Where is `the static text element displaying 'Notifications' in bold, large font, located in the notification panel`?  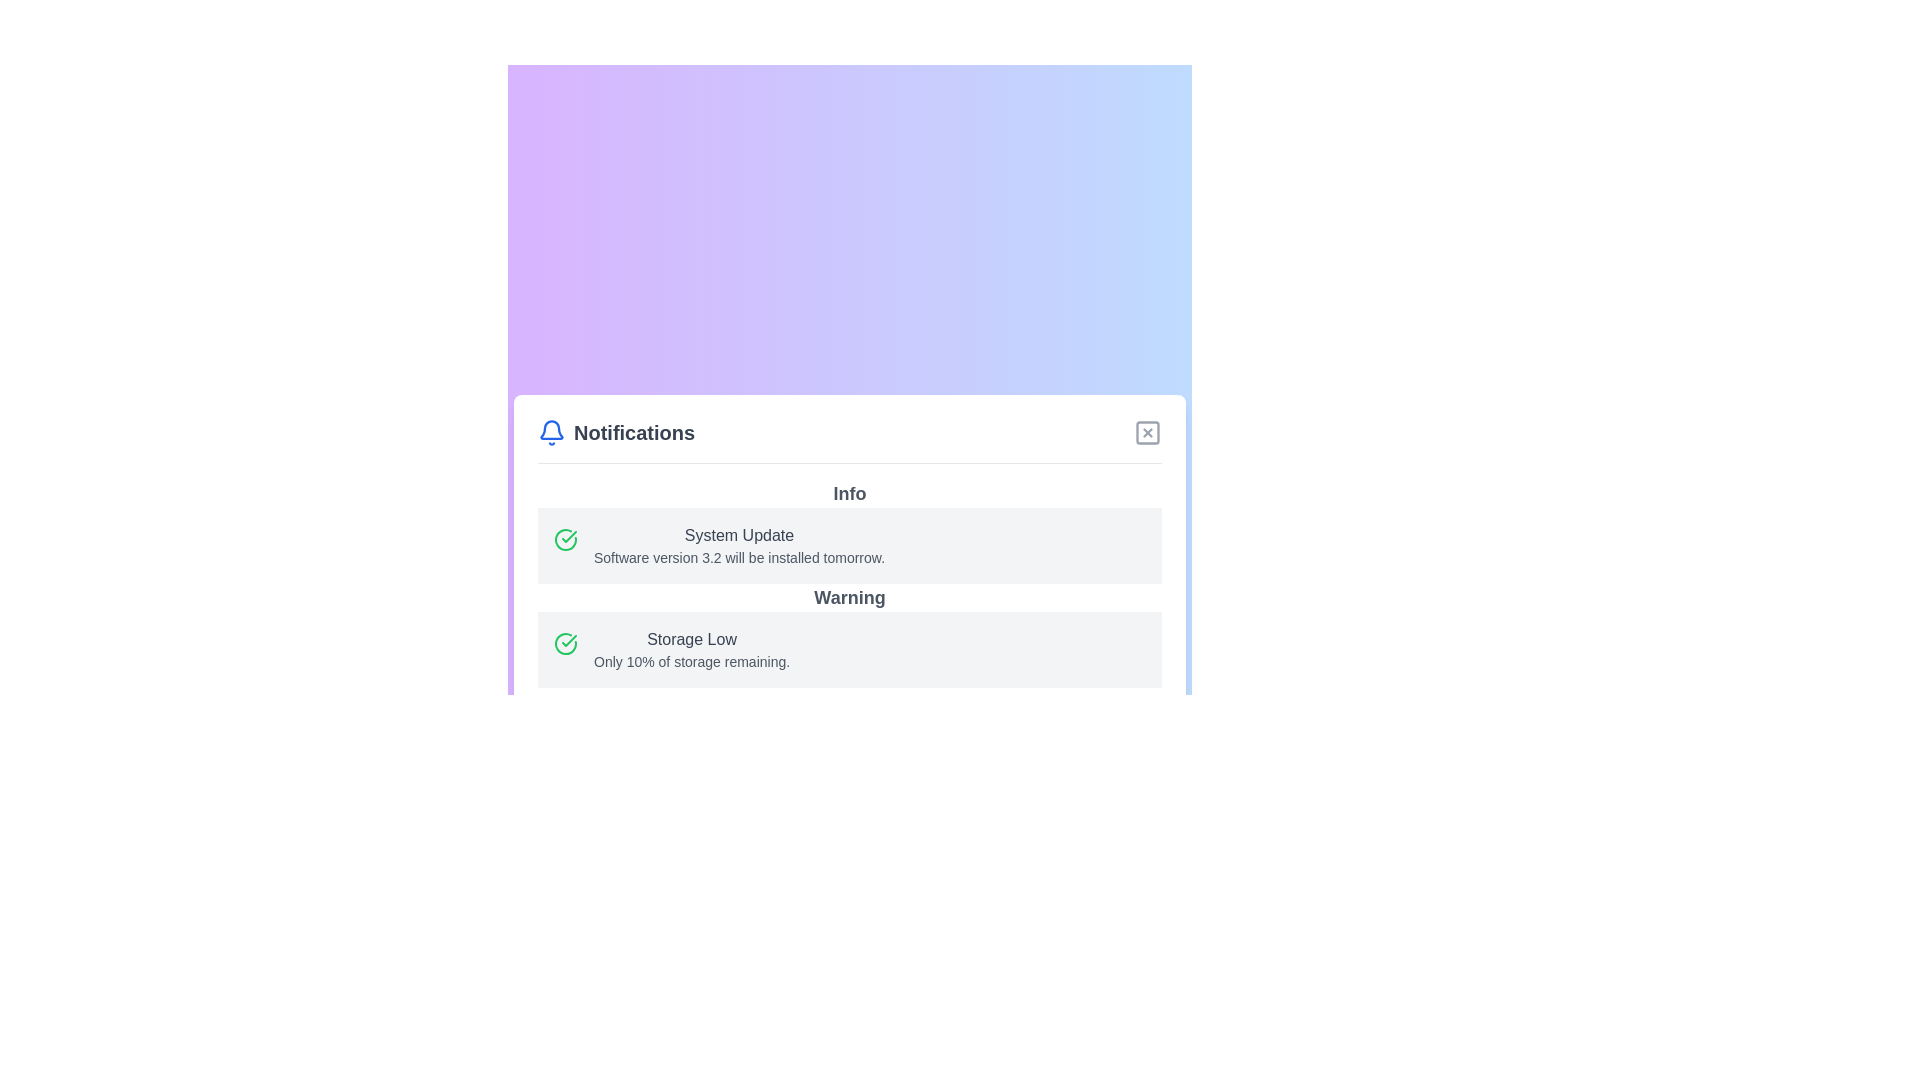 the static text element displaying 'Notifications' in bold, large font, located in the notification panel is located at coordinates (633, 431).